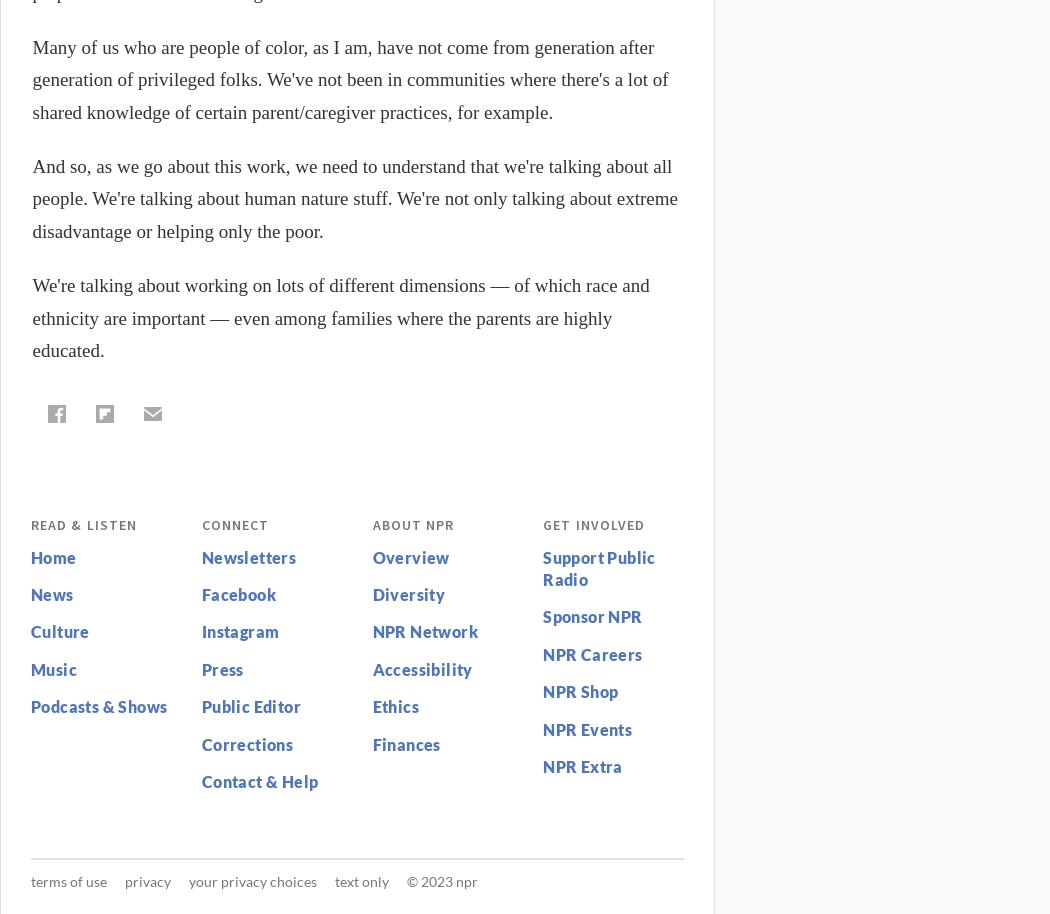  What do you see at coordinates (30, 880) in the screenshot?
I see `'Terms of Use'` at bounding box center [30, 880].